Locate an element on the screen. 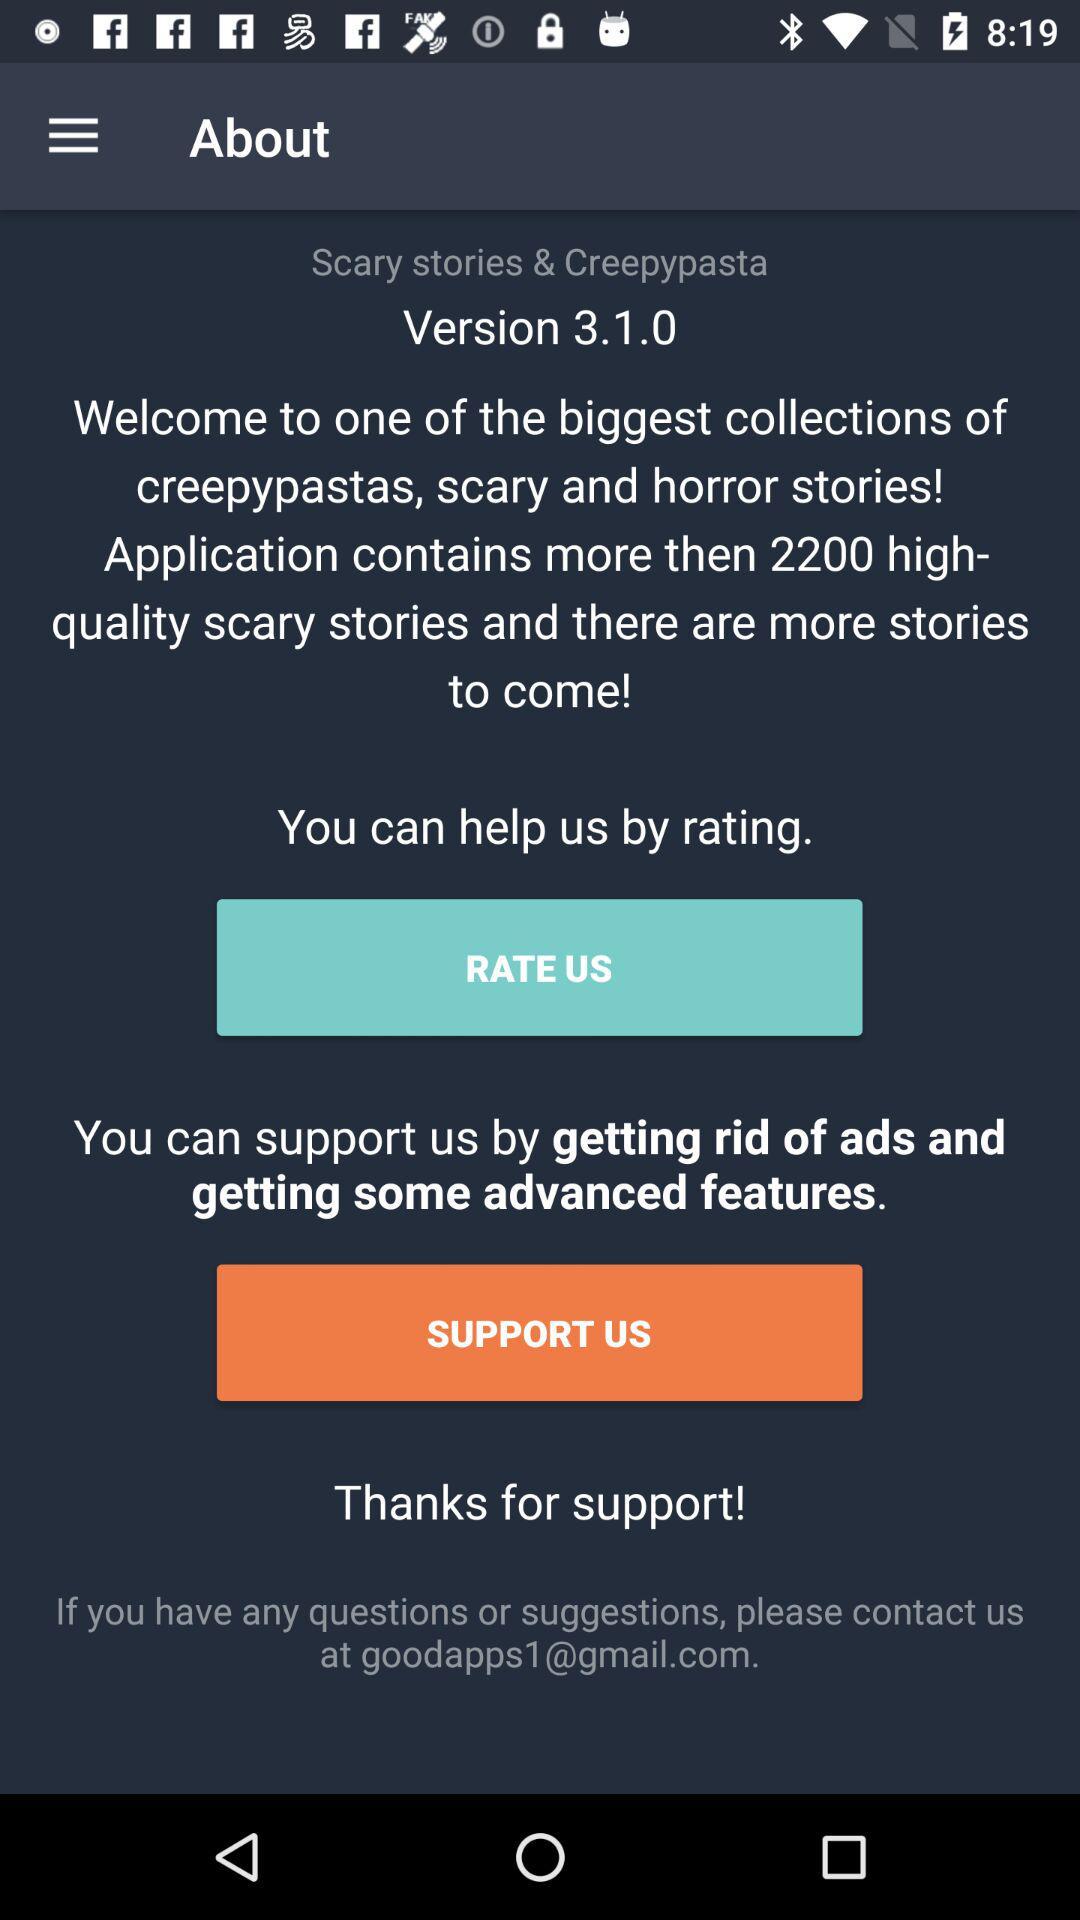 The image size is (1080, 1920). icon below the welcome to one item is located at coordinates (538, 967).